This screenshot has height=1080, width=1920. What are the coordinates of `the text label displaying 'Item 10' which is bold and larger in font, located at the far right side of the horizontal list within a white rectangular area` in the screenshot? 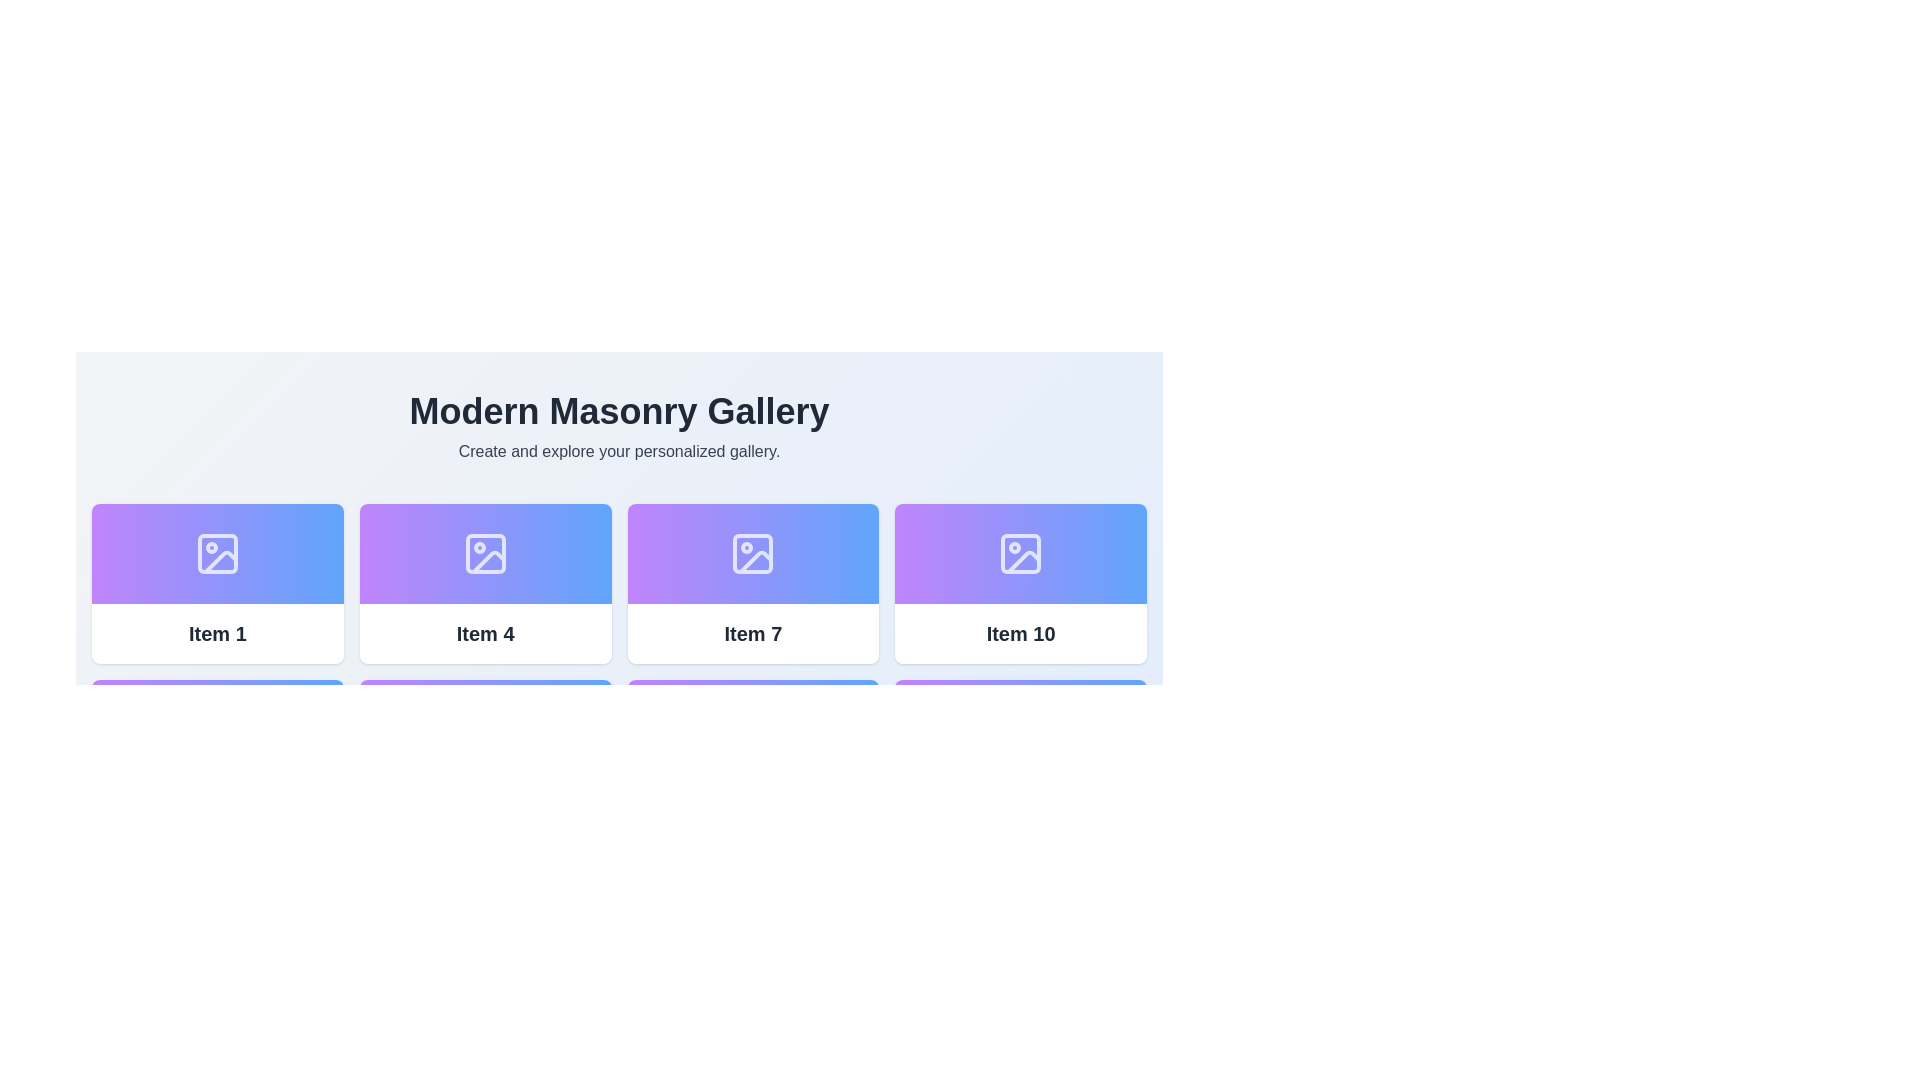 It's located at (1021, 633).